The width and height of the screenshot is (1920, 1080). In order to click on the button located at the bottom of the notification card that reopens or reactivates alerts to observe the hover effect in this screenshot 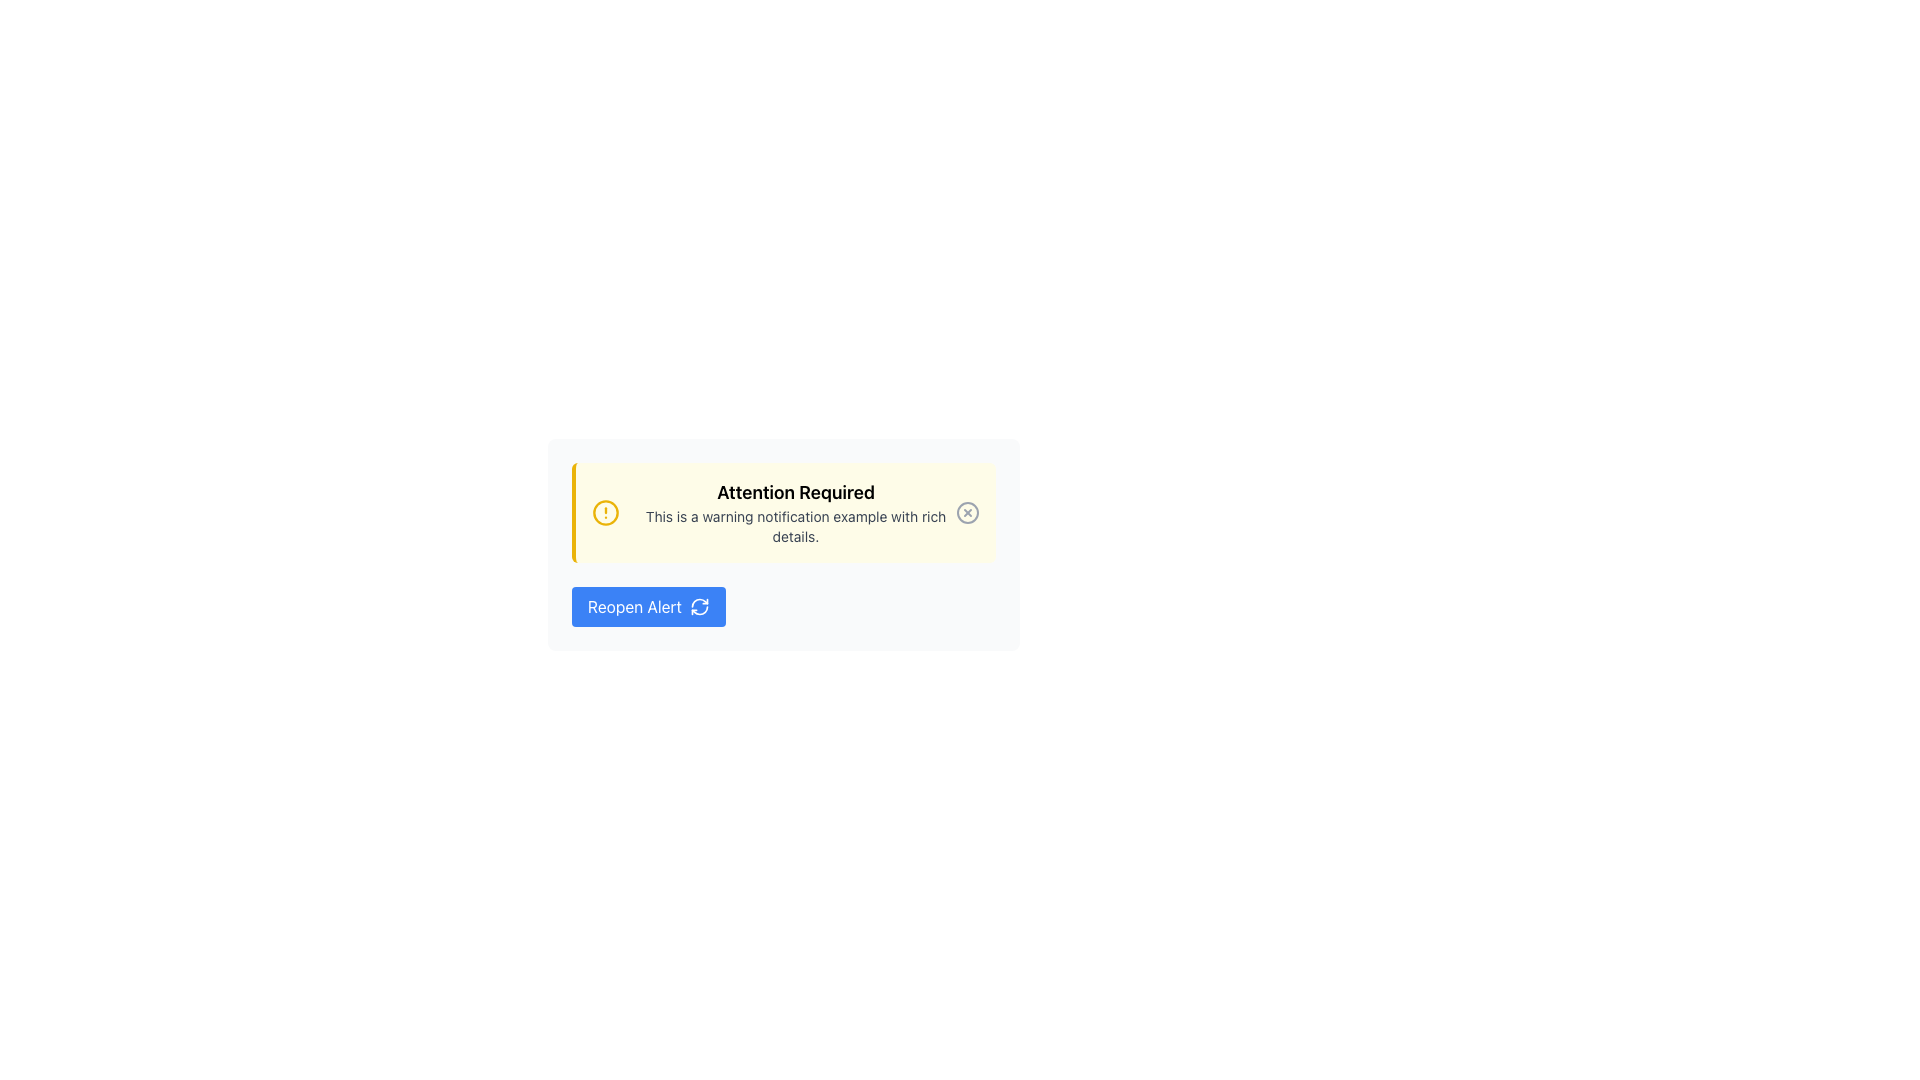, I will do `click(648, 605)`.